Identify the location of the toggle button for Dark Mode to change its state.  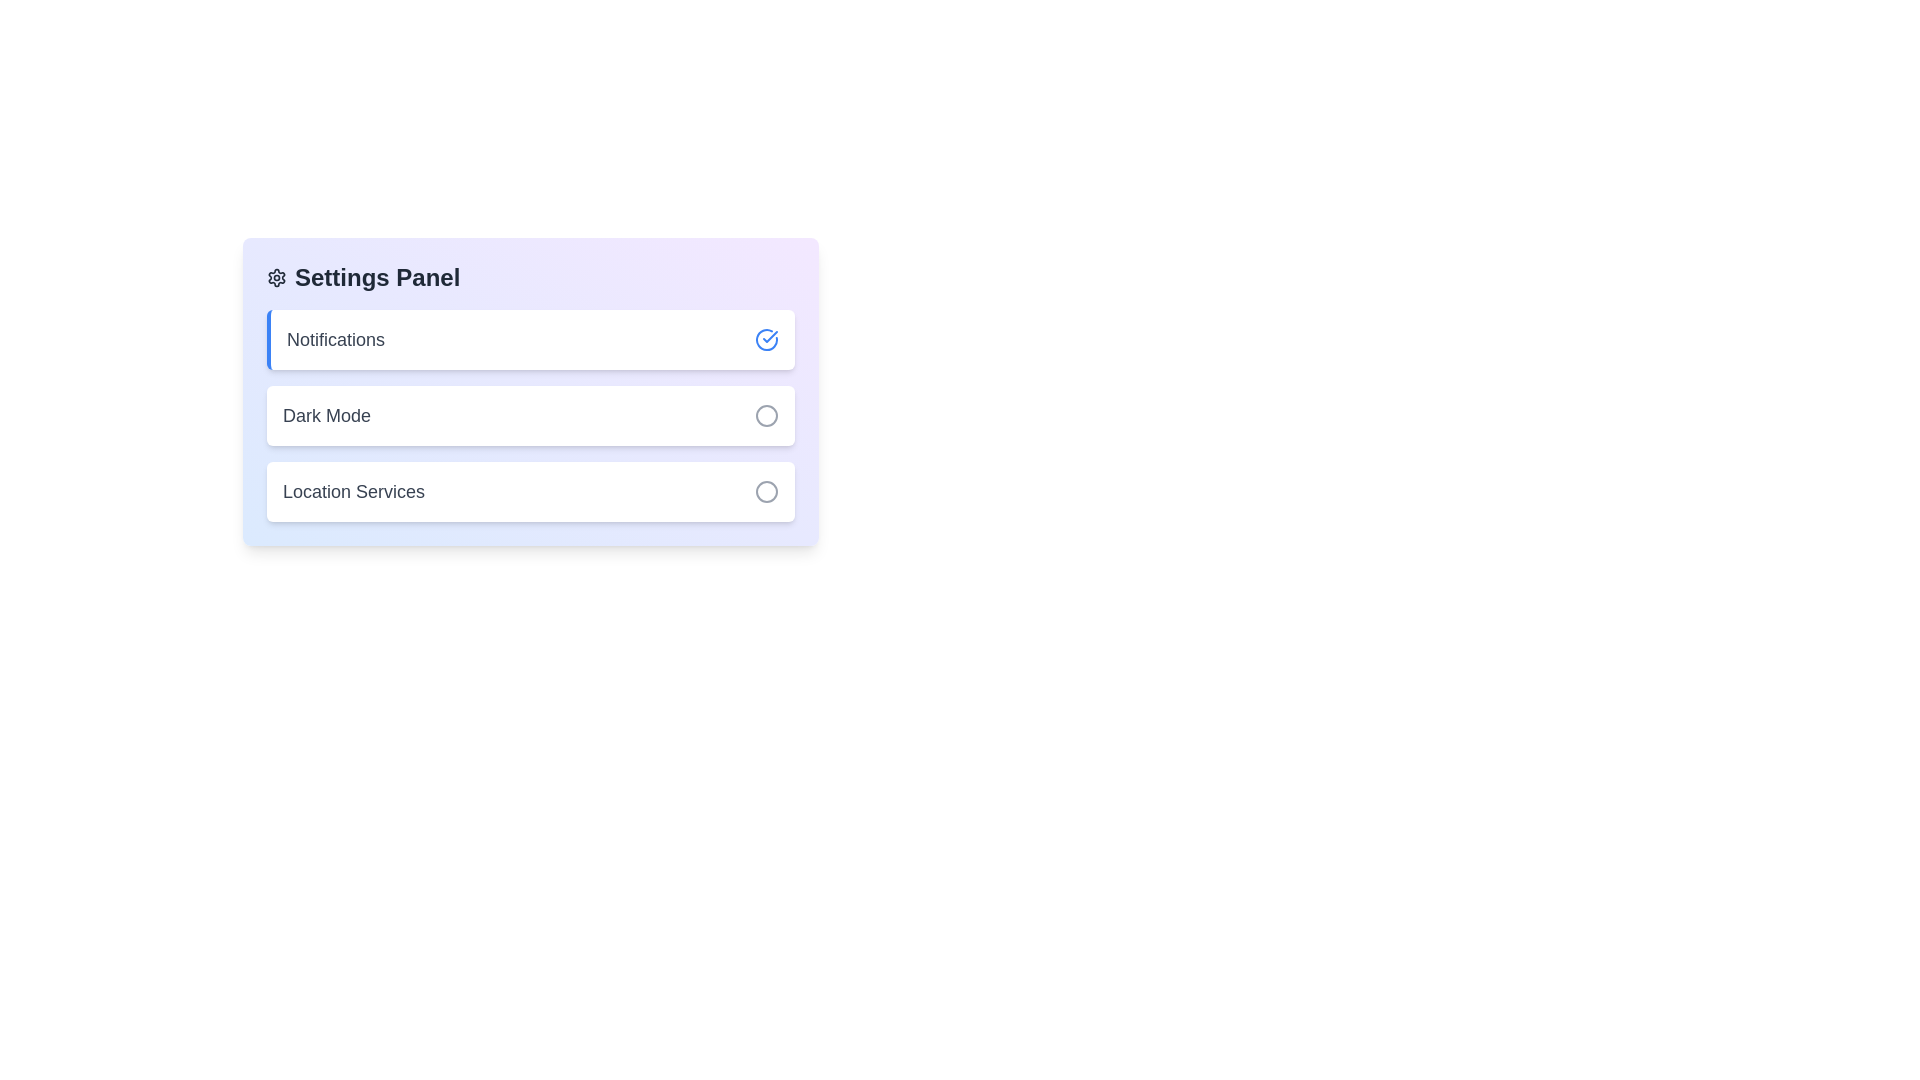
(766, 415).